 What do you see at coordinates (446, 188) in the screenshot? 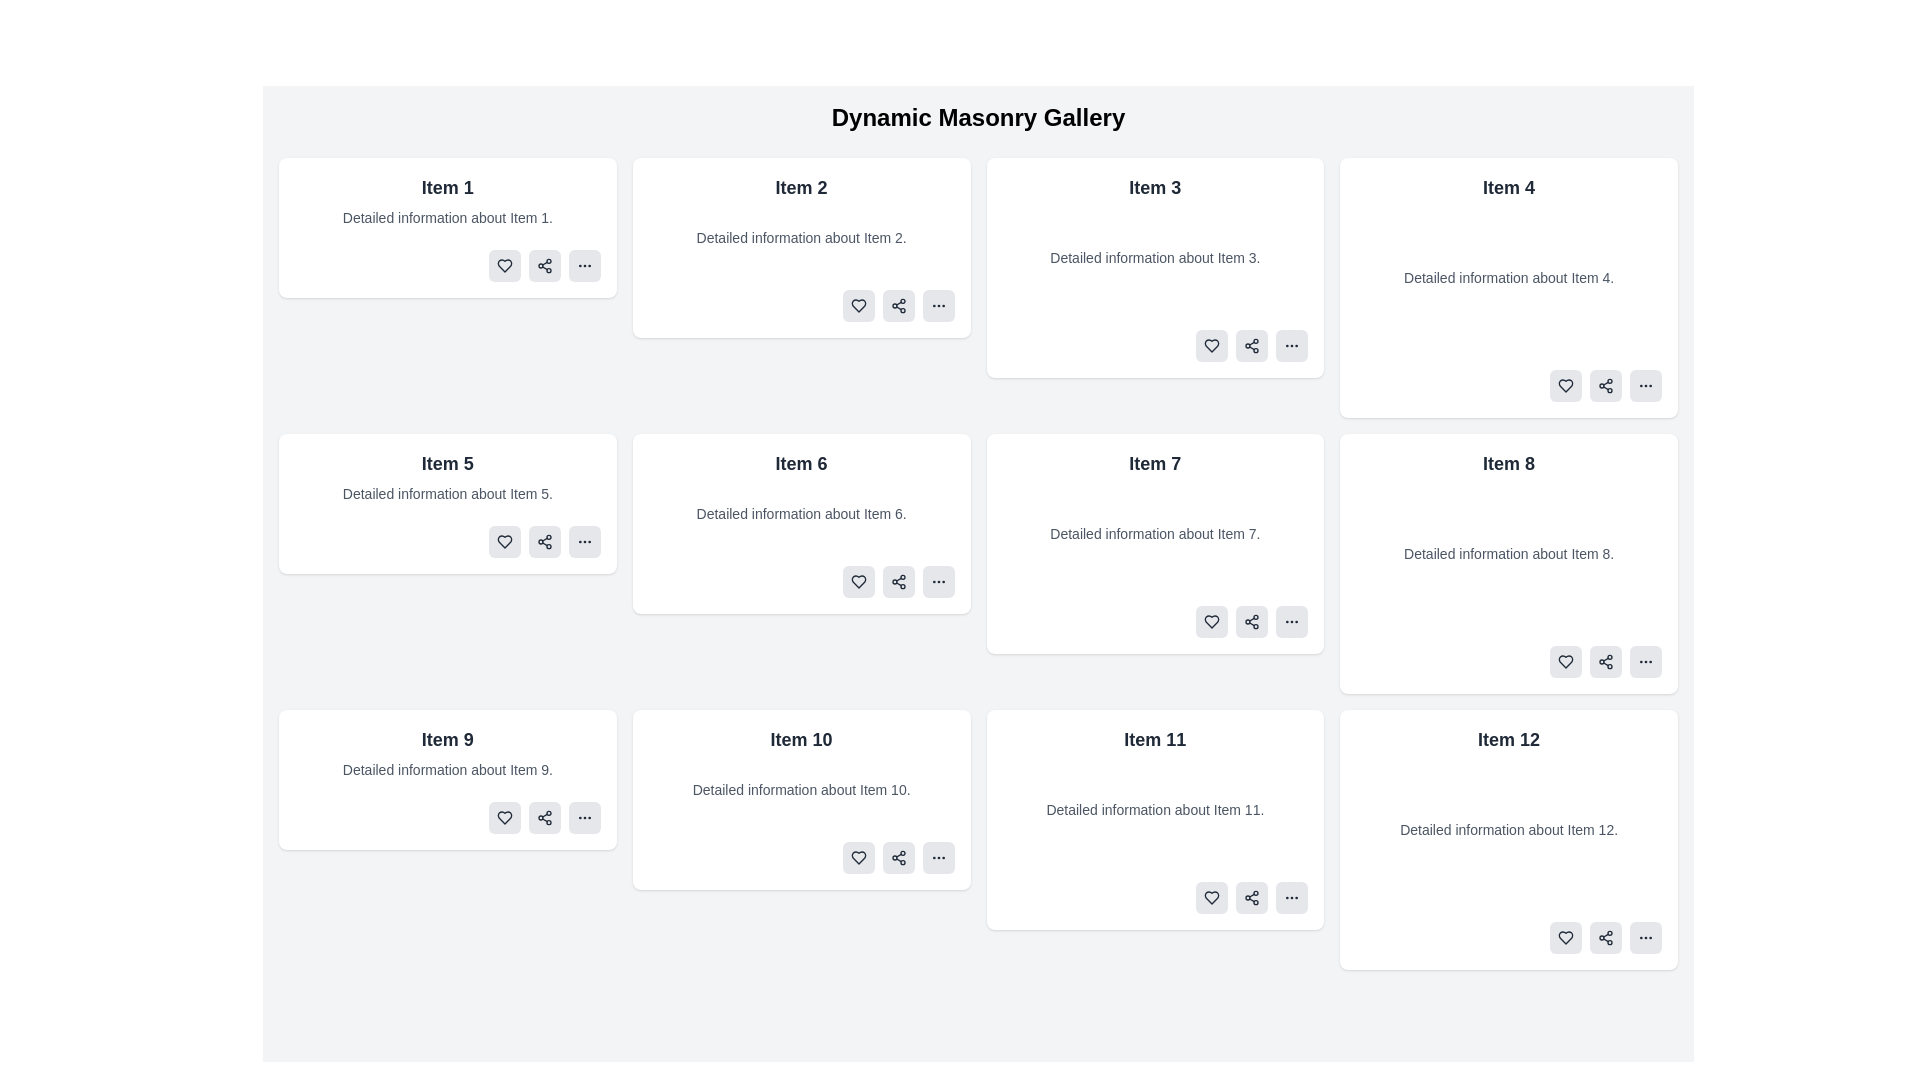
I see `text displayed in the bold 'Item 1' label located at the top-left side of the grid layout in the first card of the first row` at bounding box center [446, 188].